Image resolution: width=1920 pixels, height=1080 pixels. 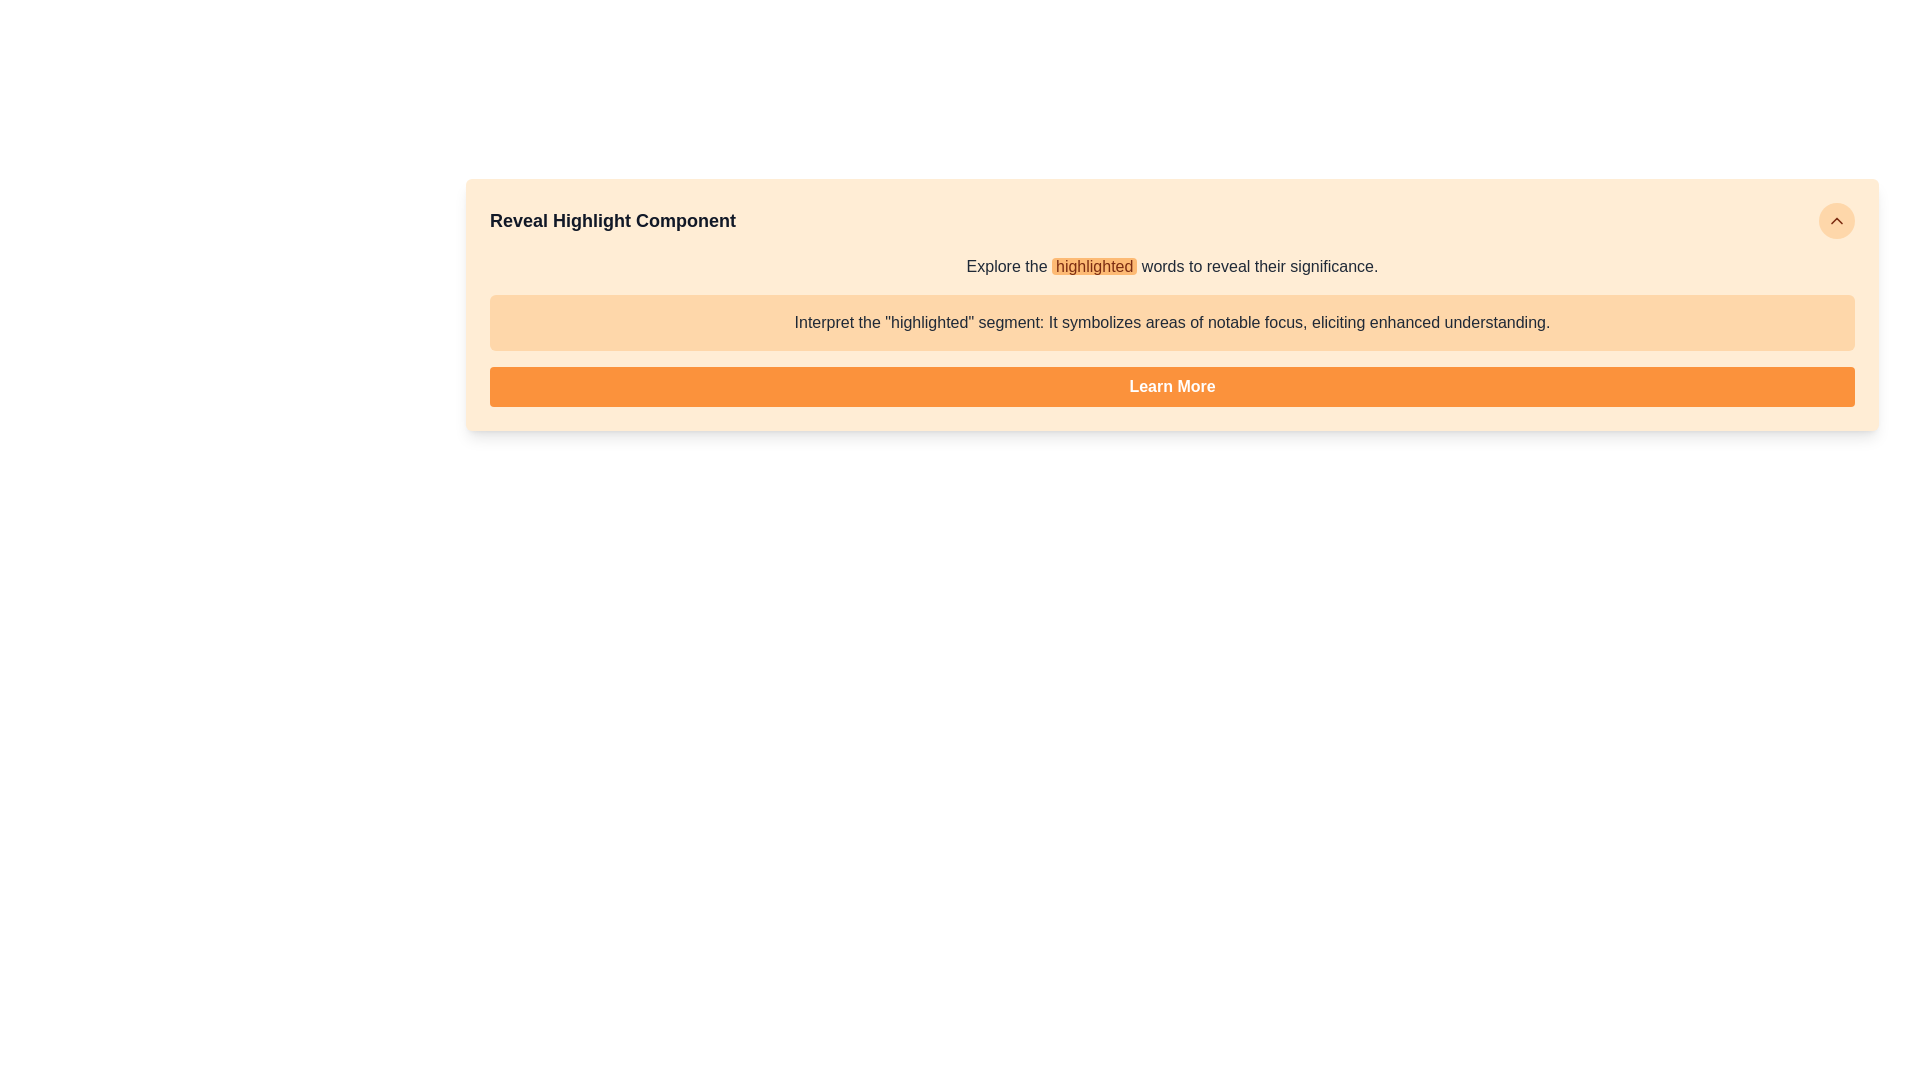 I want to click on the emphasized text span that highlights the word 'highlighted' within the sentence 'Explore the highlighted words to reveal their significance.', so click(x=1093, y=265).